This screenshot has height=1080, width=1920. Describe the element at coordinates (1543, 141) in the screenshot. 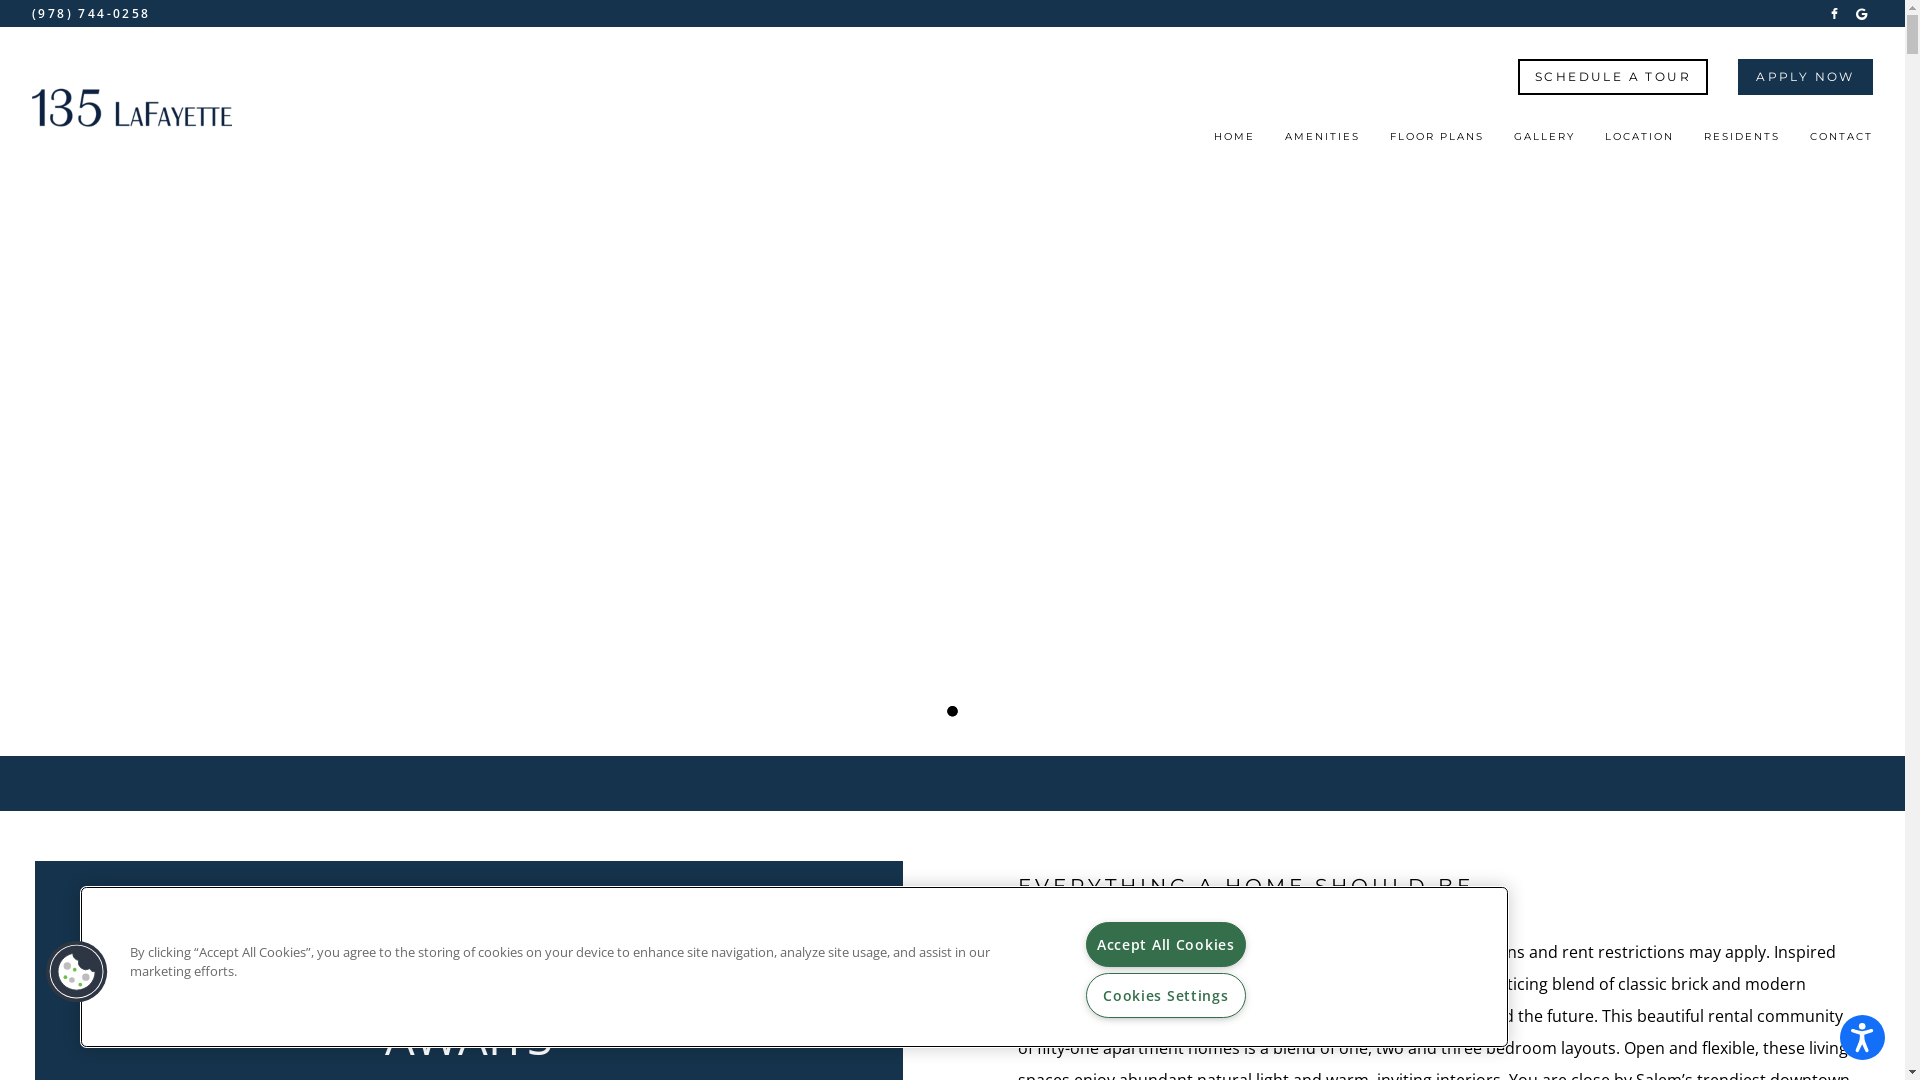

I see `'GALLERY'` at that location.